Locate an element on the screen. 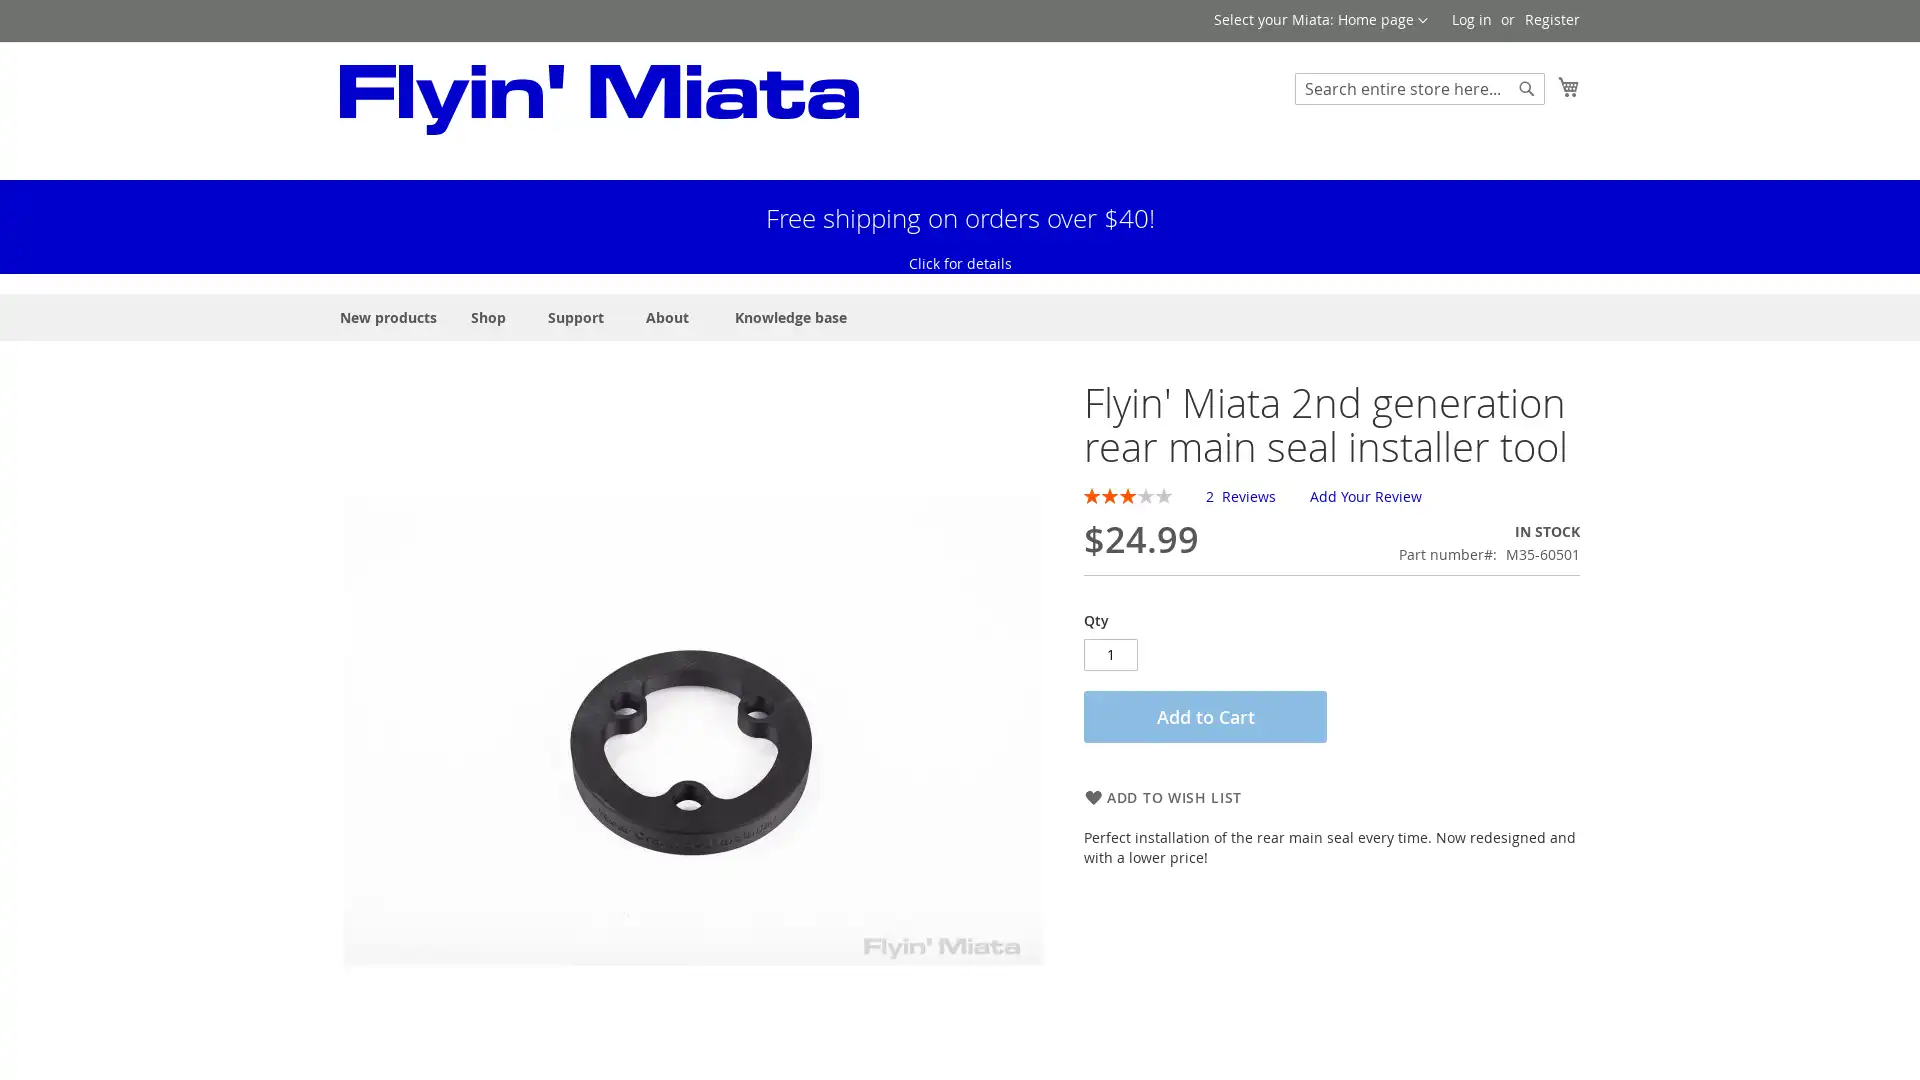  Add to Cart is located at coordinates (1204, 942).